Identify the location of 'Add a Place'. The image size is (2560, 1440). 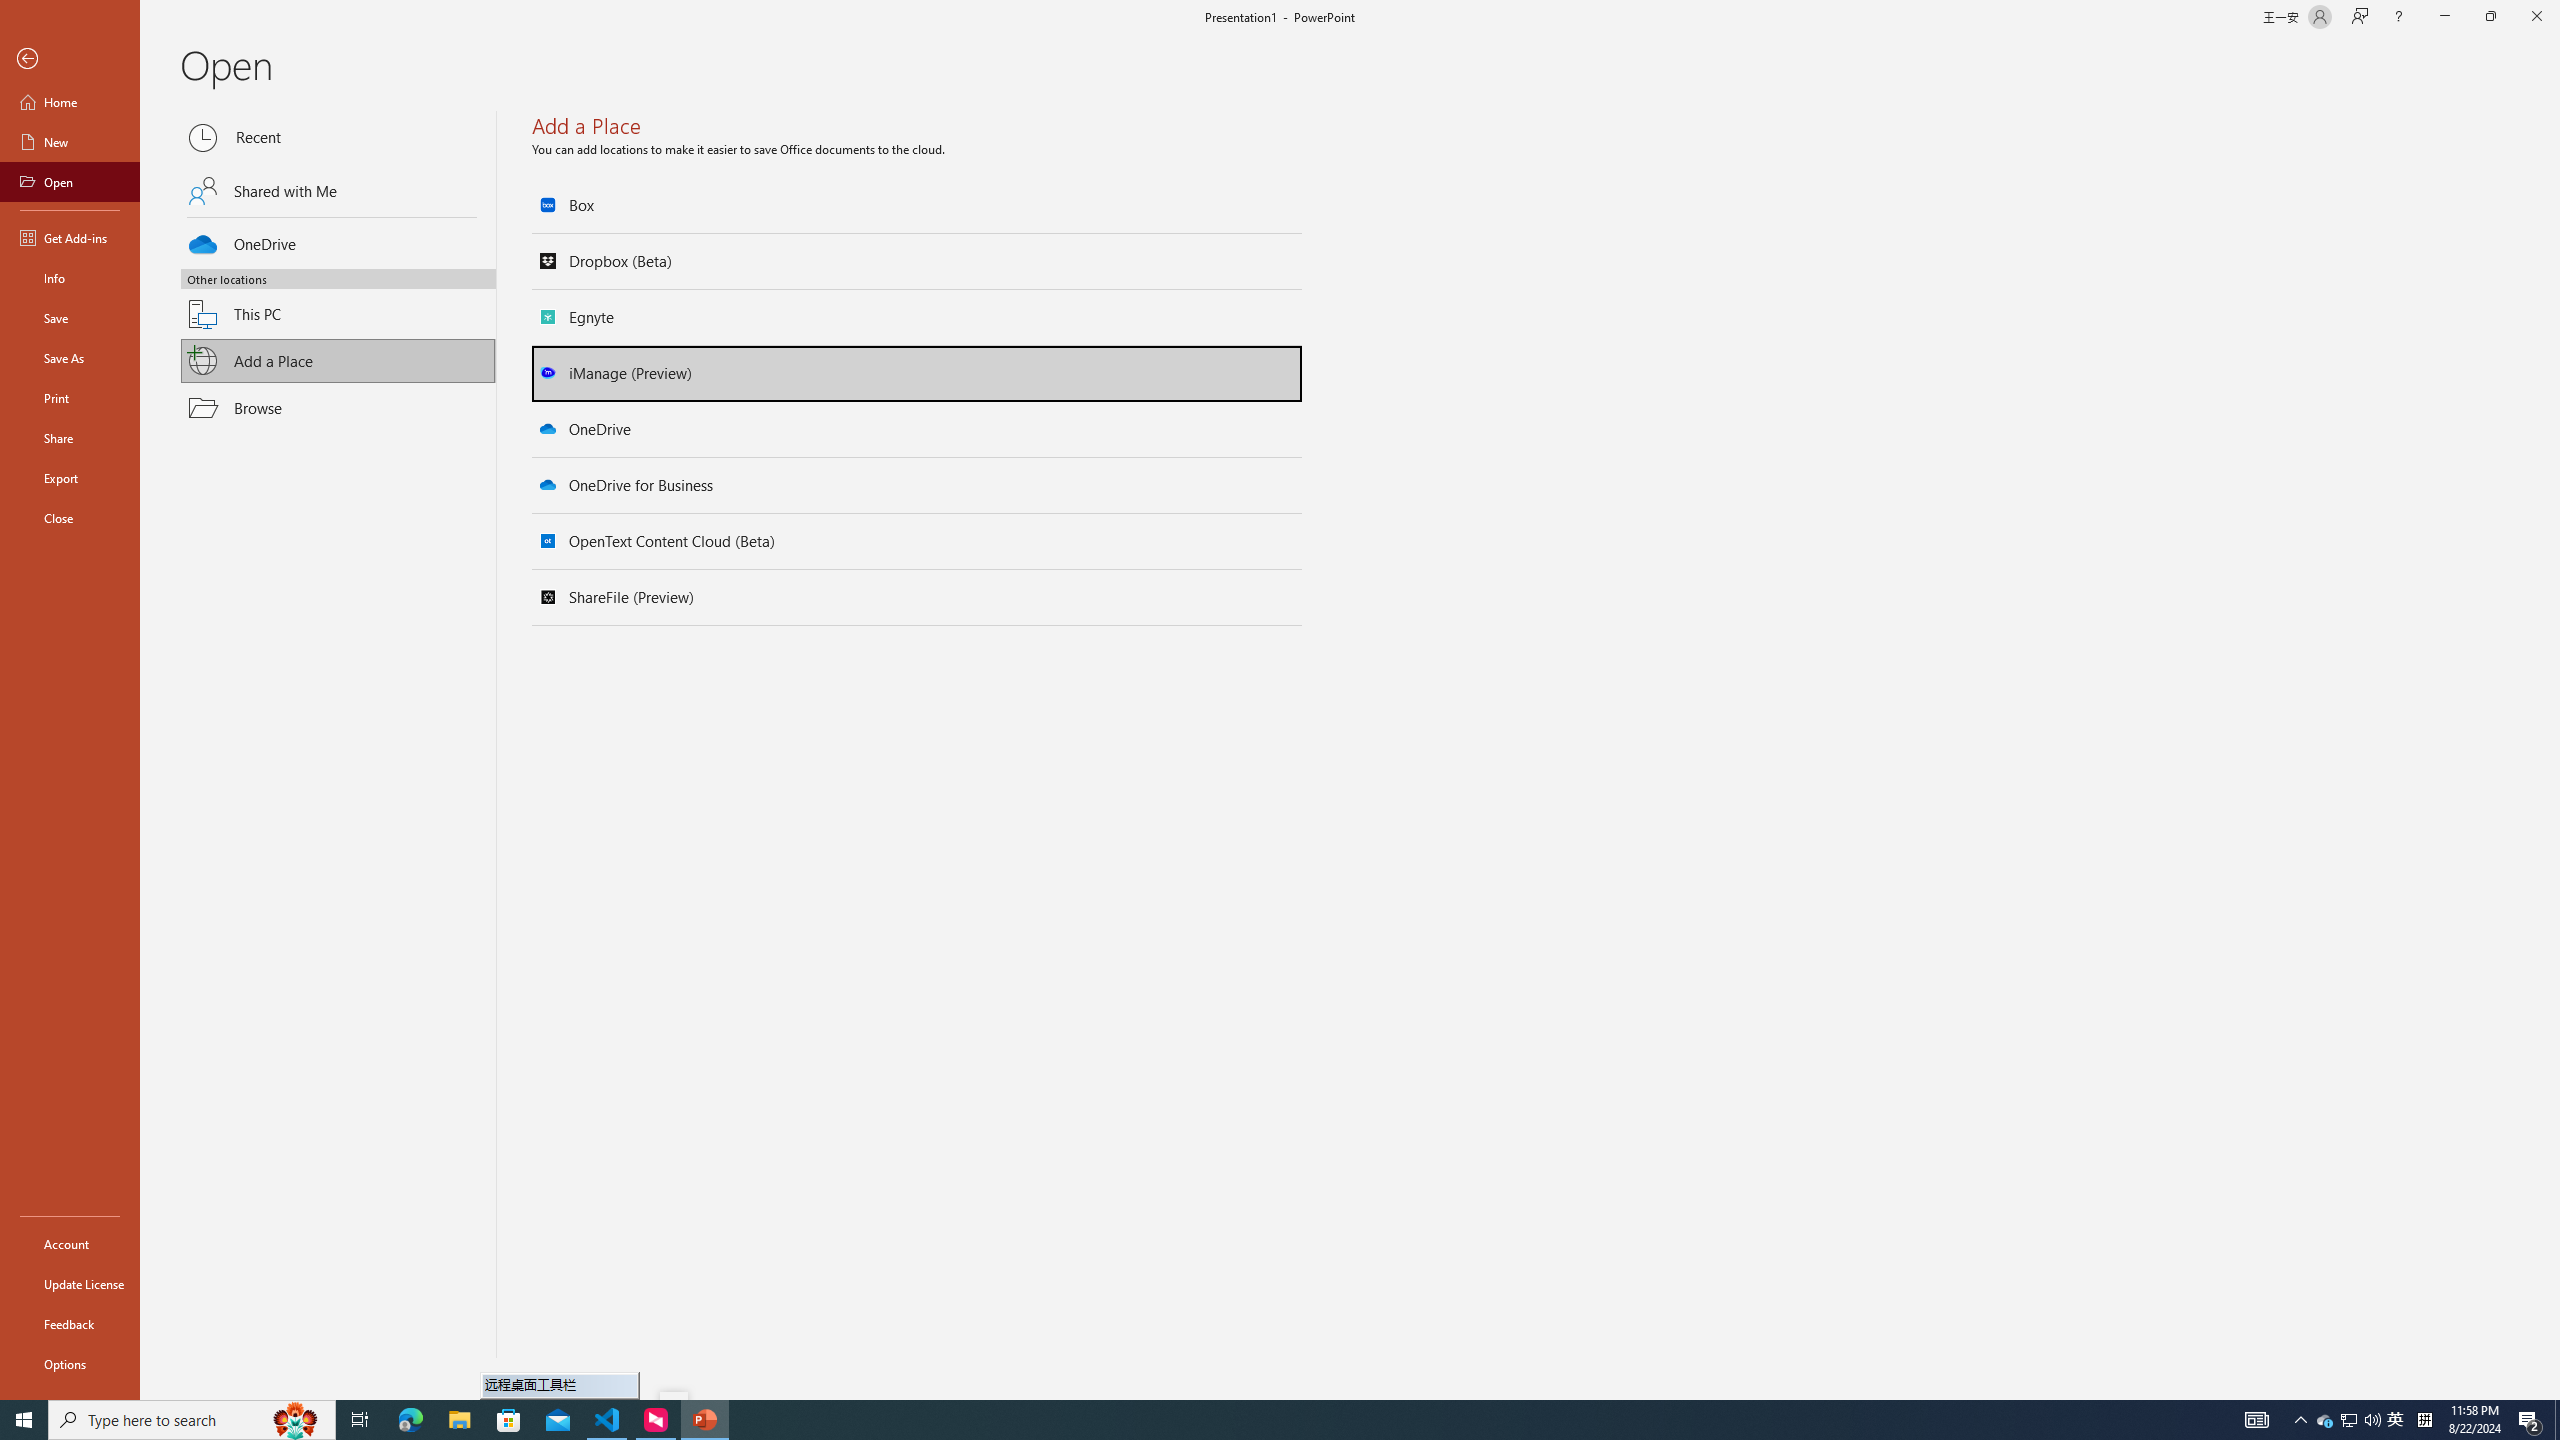
(338, 360).